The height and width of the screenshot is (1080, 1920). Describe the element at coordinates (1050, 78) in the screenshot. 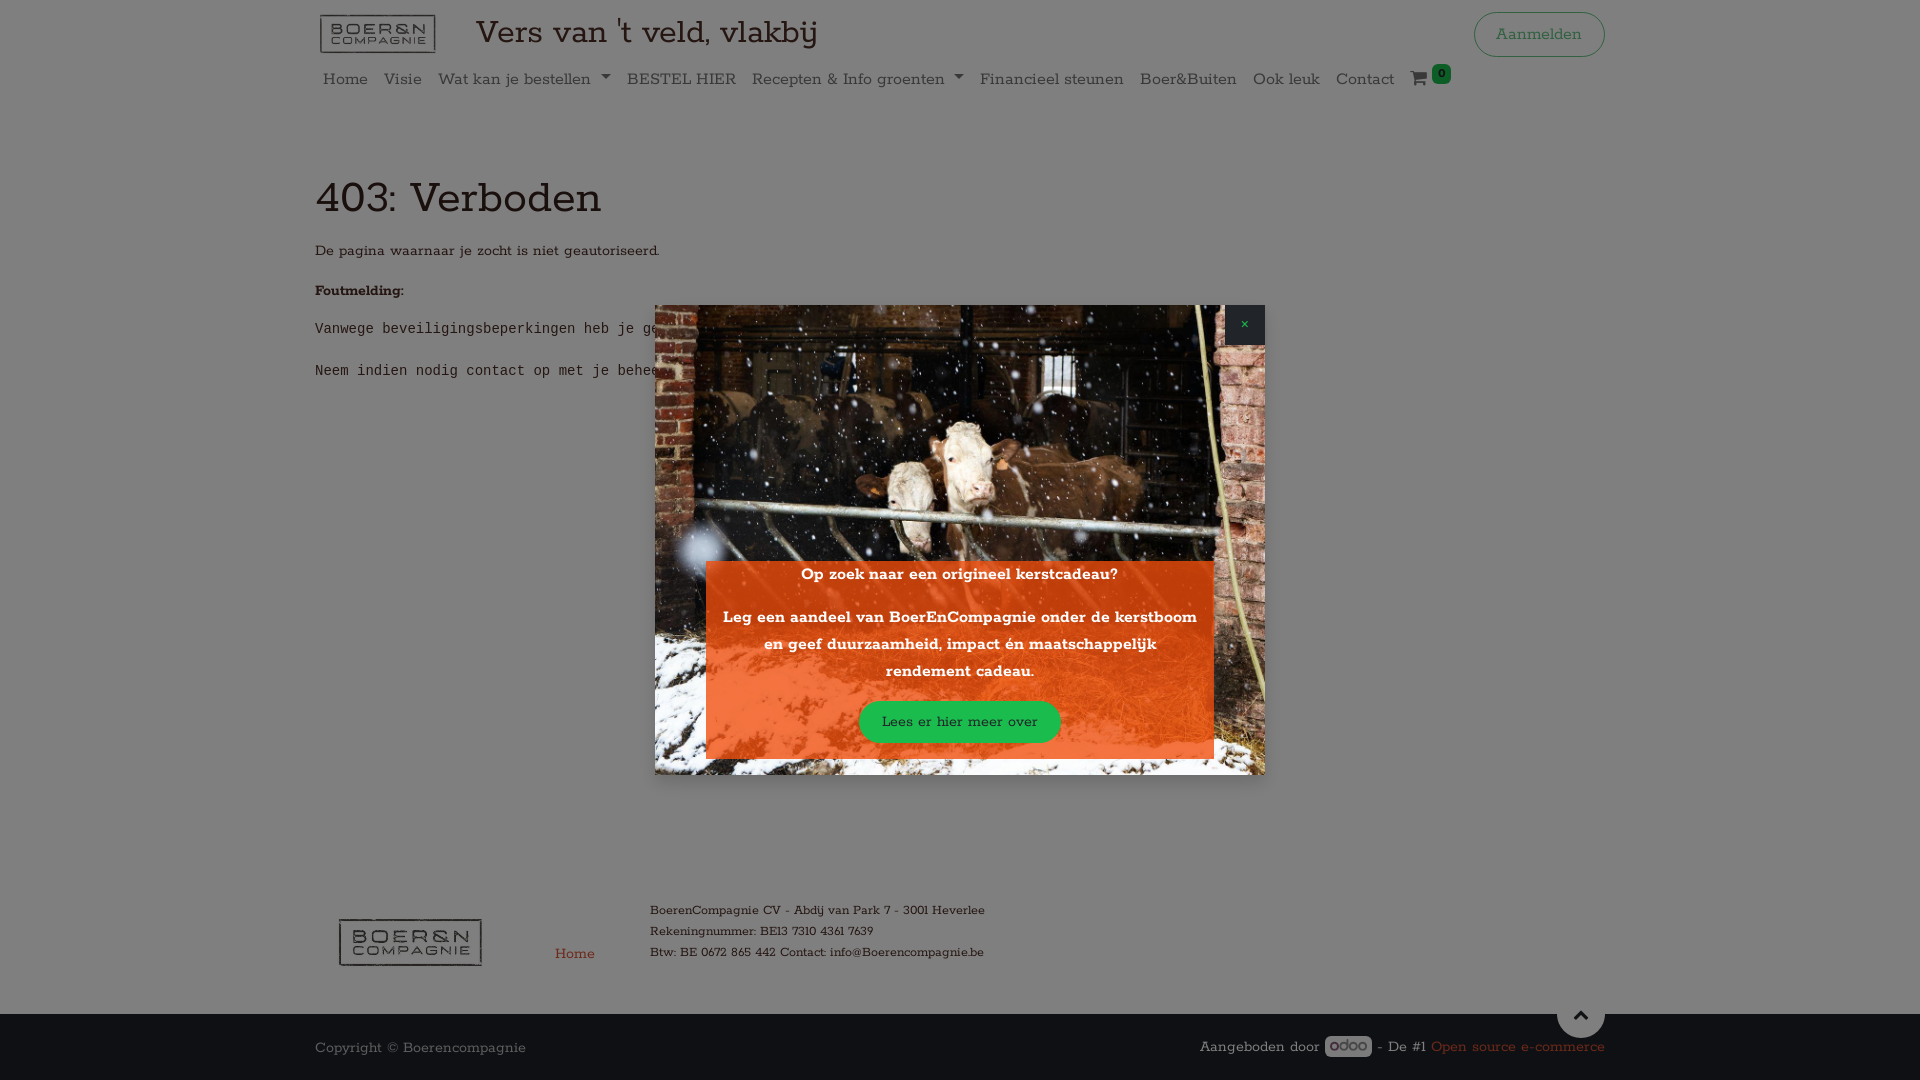

I see `'Financieel steunen'` at that location.